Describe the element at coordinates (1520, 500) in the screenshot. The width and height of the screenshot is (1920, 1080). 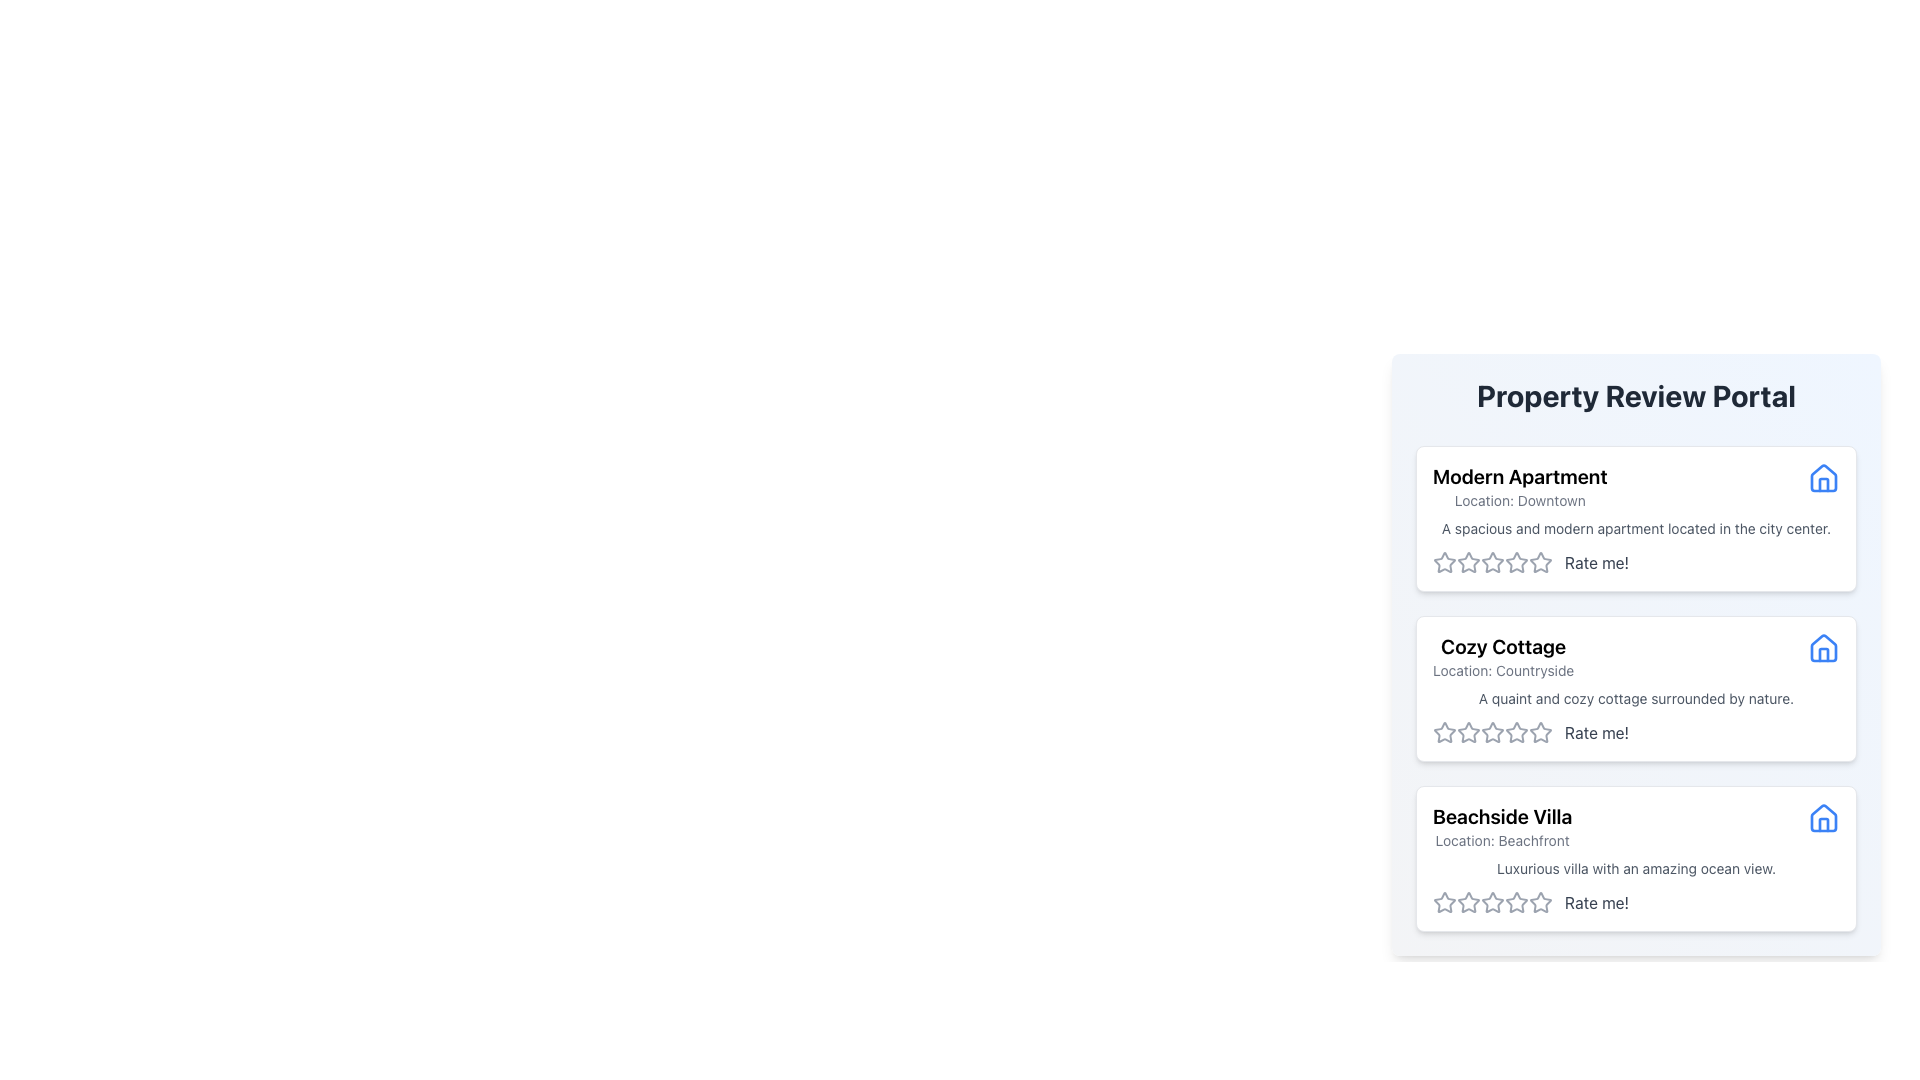
I see `the static text label located directly below the 'Modern Apartment' title in the first card of the property list` at that location.